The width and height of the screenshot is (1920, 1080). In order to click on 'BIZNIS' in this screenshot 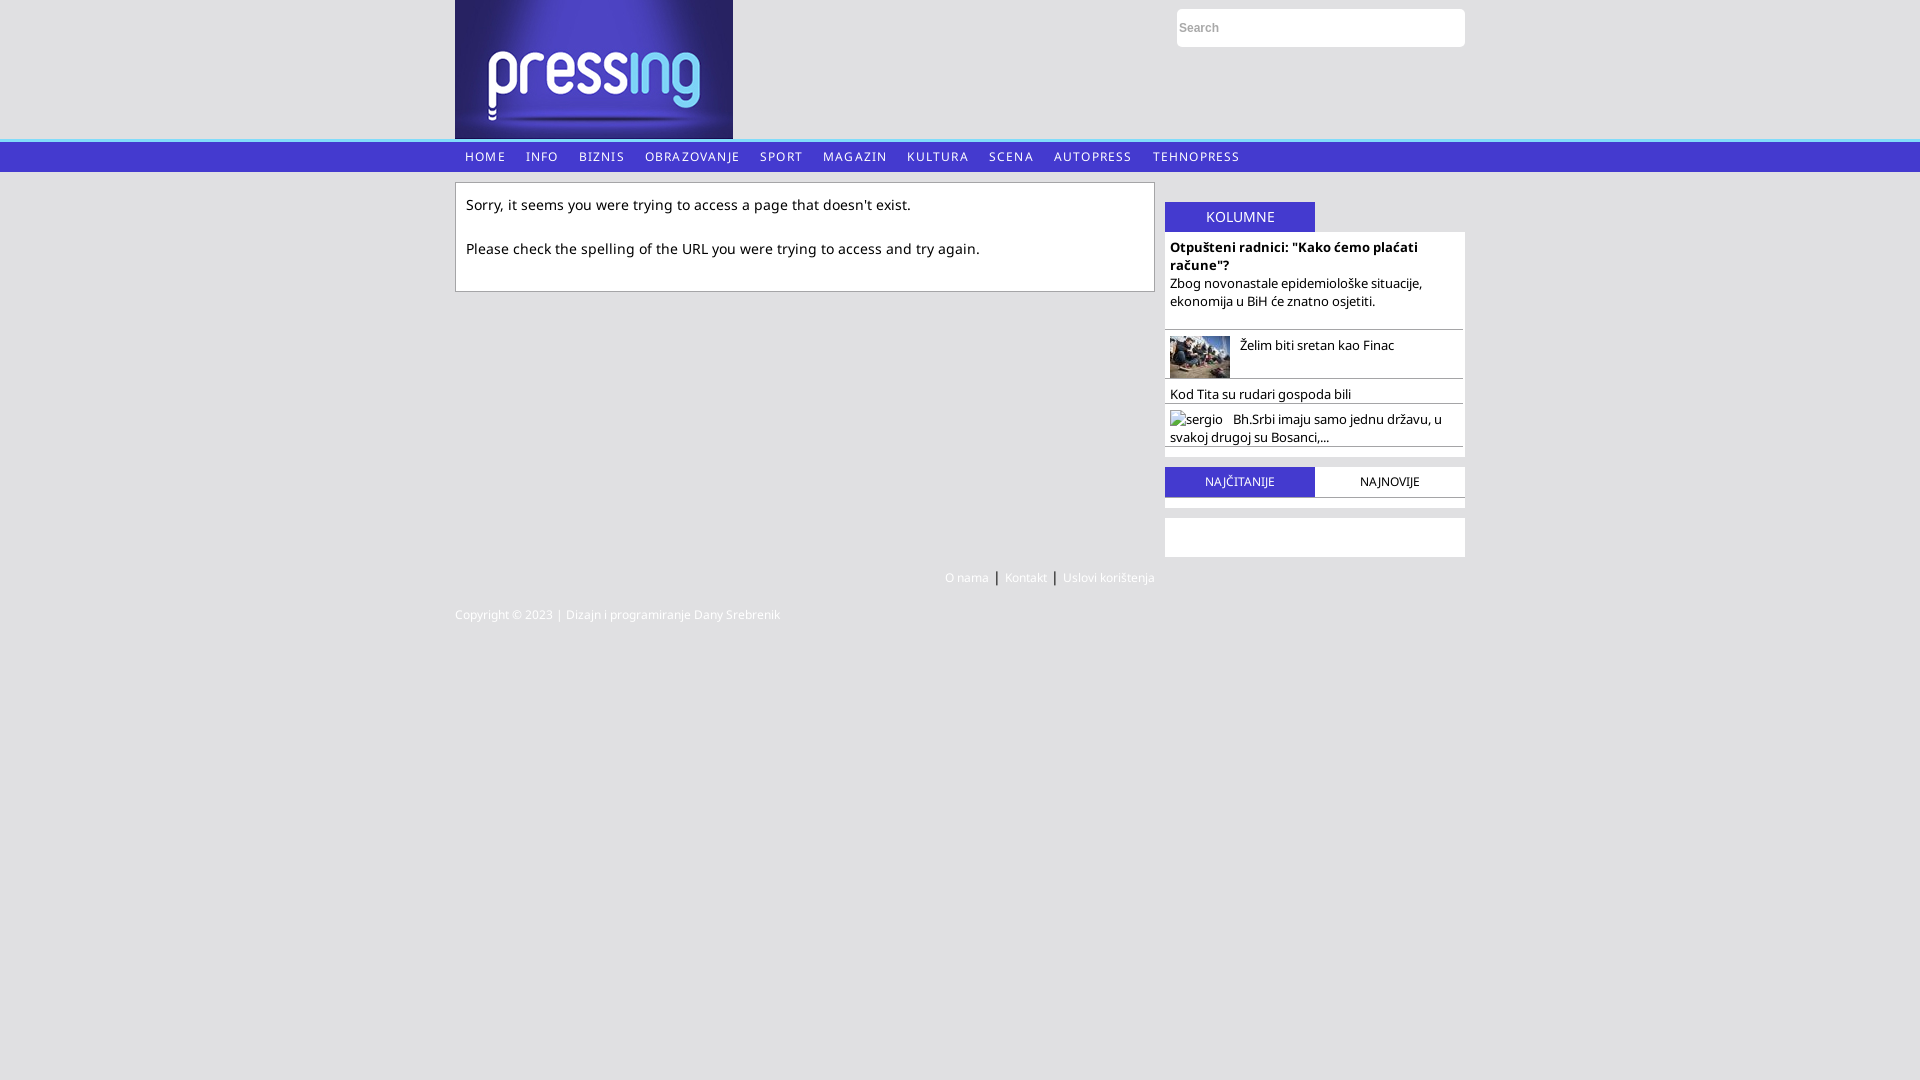, I will do `click(600, 156)`.